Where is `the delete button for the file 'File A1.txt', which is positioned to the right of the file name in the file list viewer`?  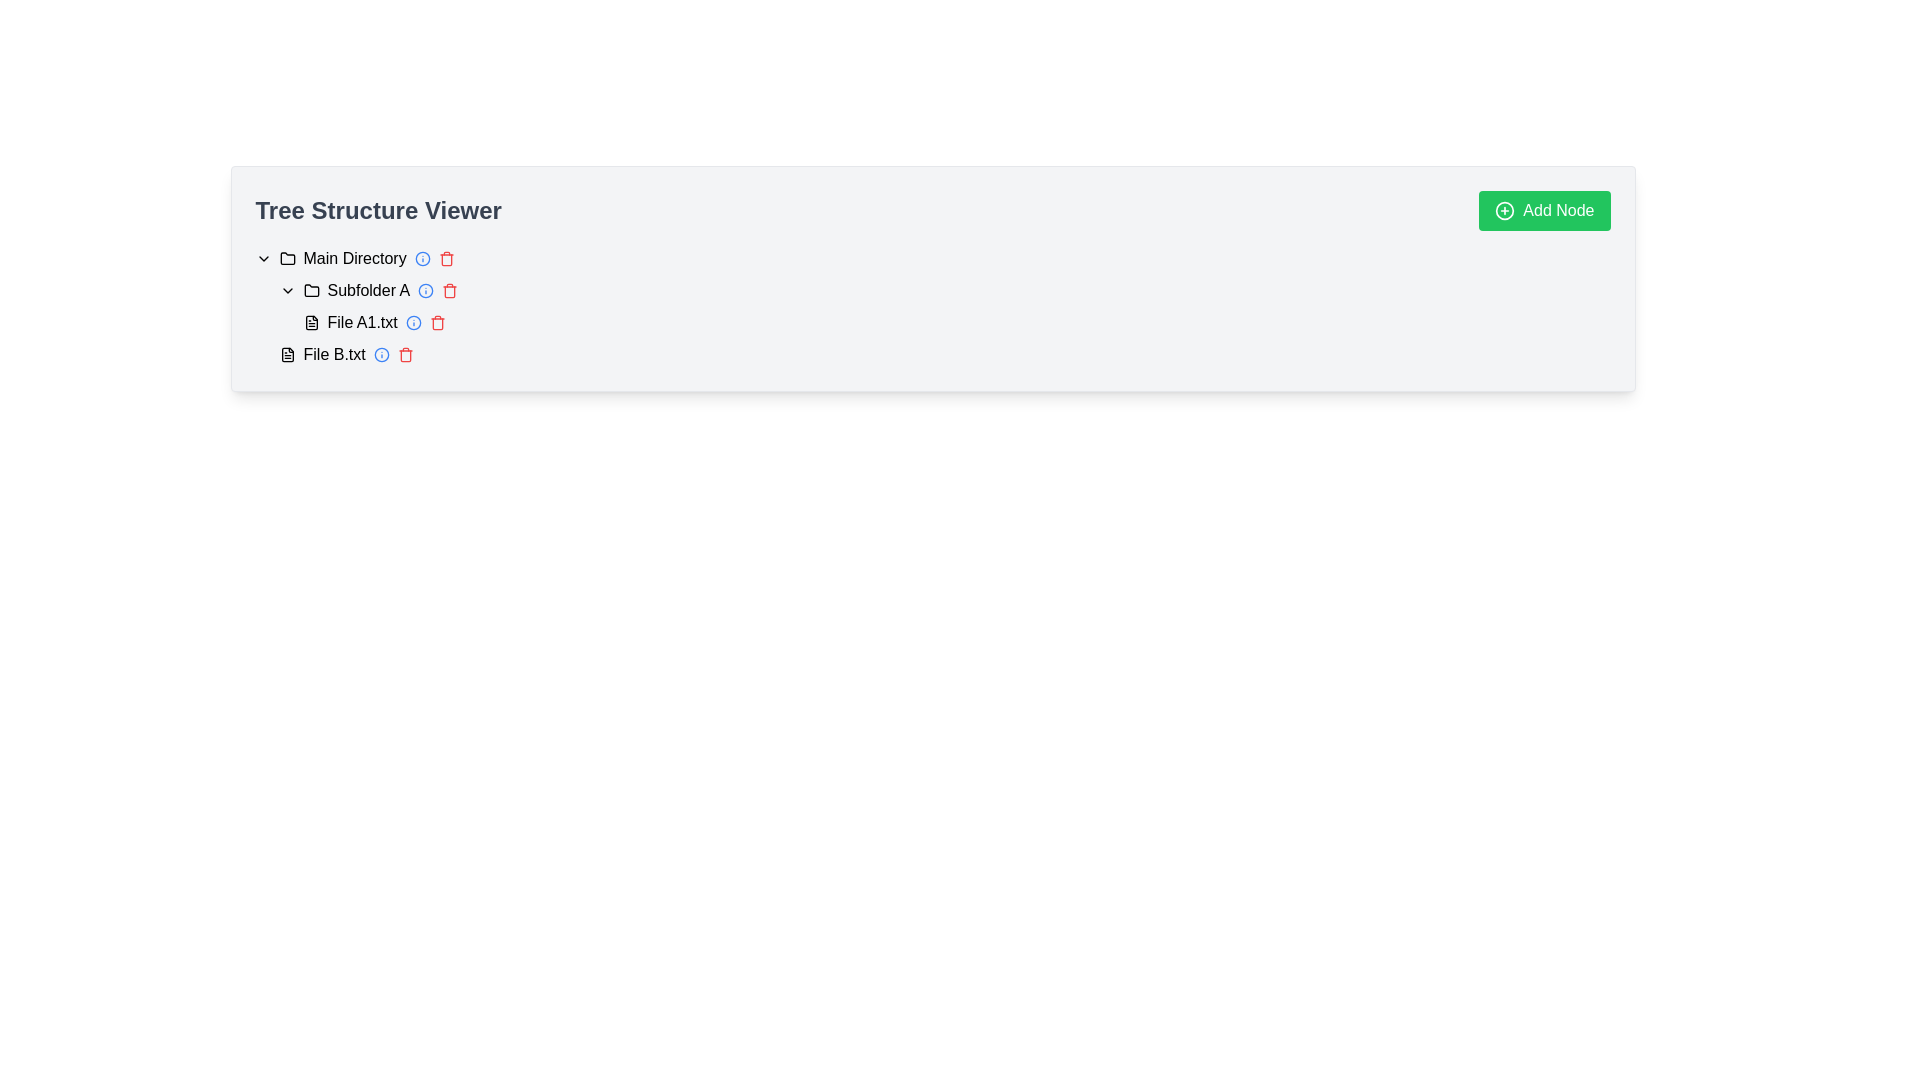 the delete button for the file 'File A1.txt', which is positioned to the right of the file name in the file list viewer is located at coordinates (436, 322).